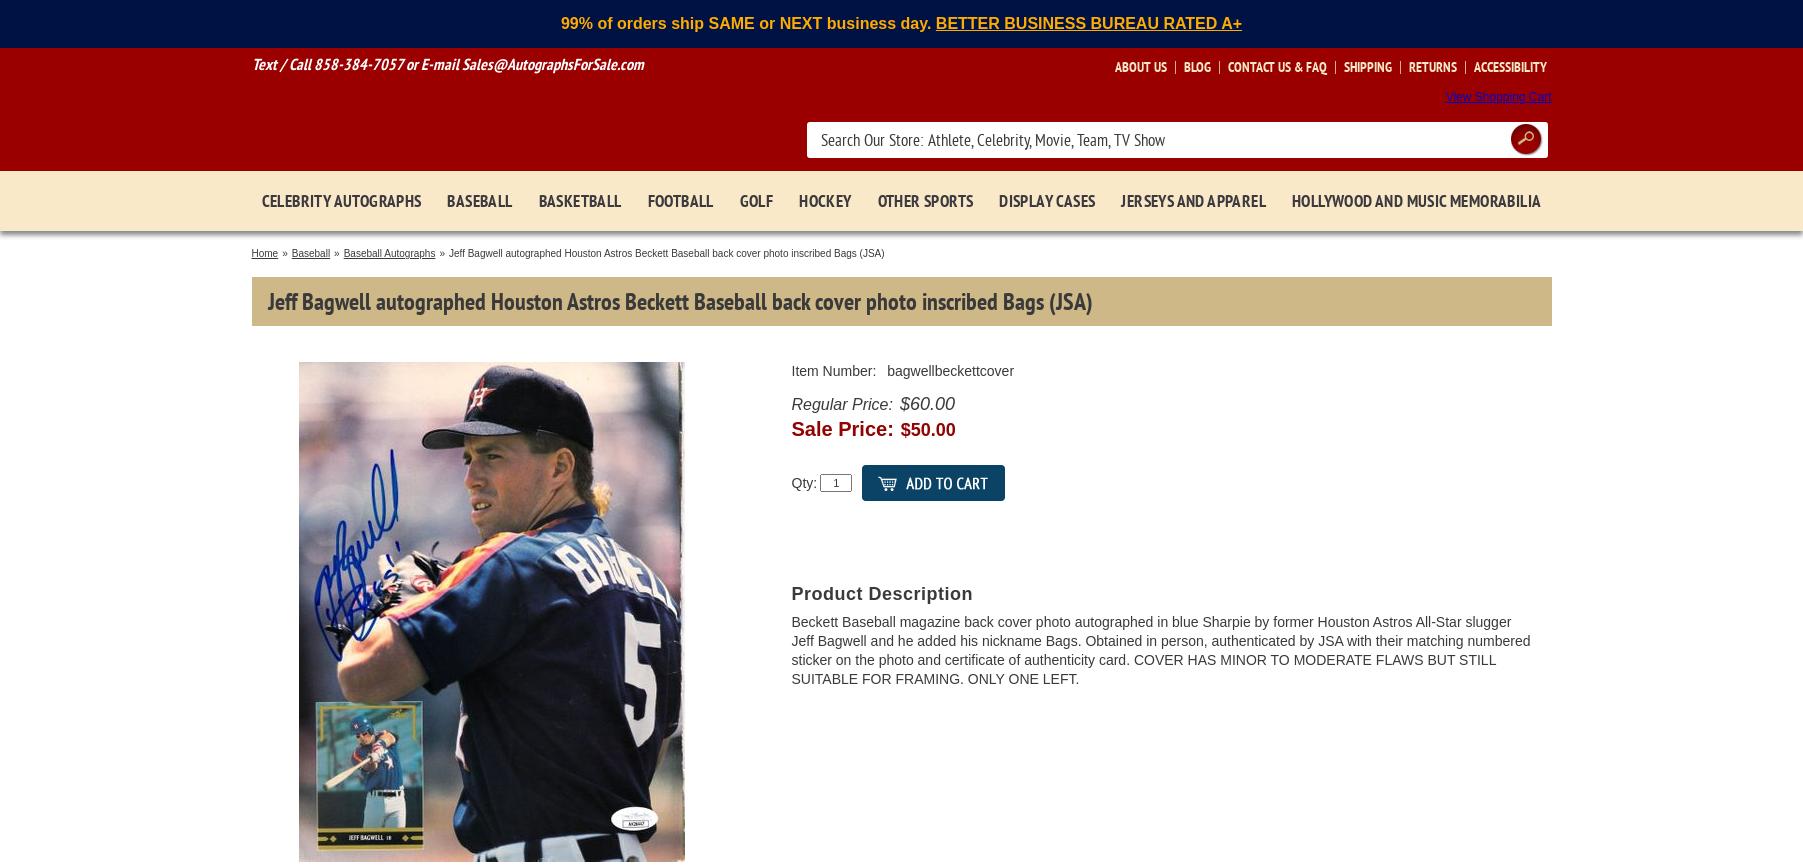 This screenshot has width=1803, height=868. I want to click on '$50.00', so click(927, 430).